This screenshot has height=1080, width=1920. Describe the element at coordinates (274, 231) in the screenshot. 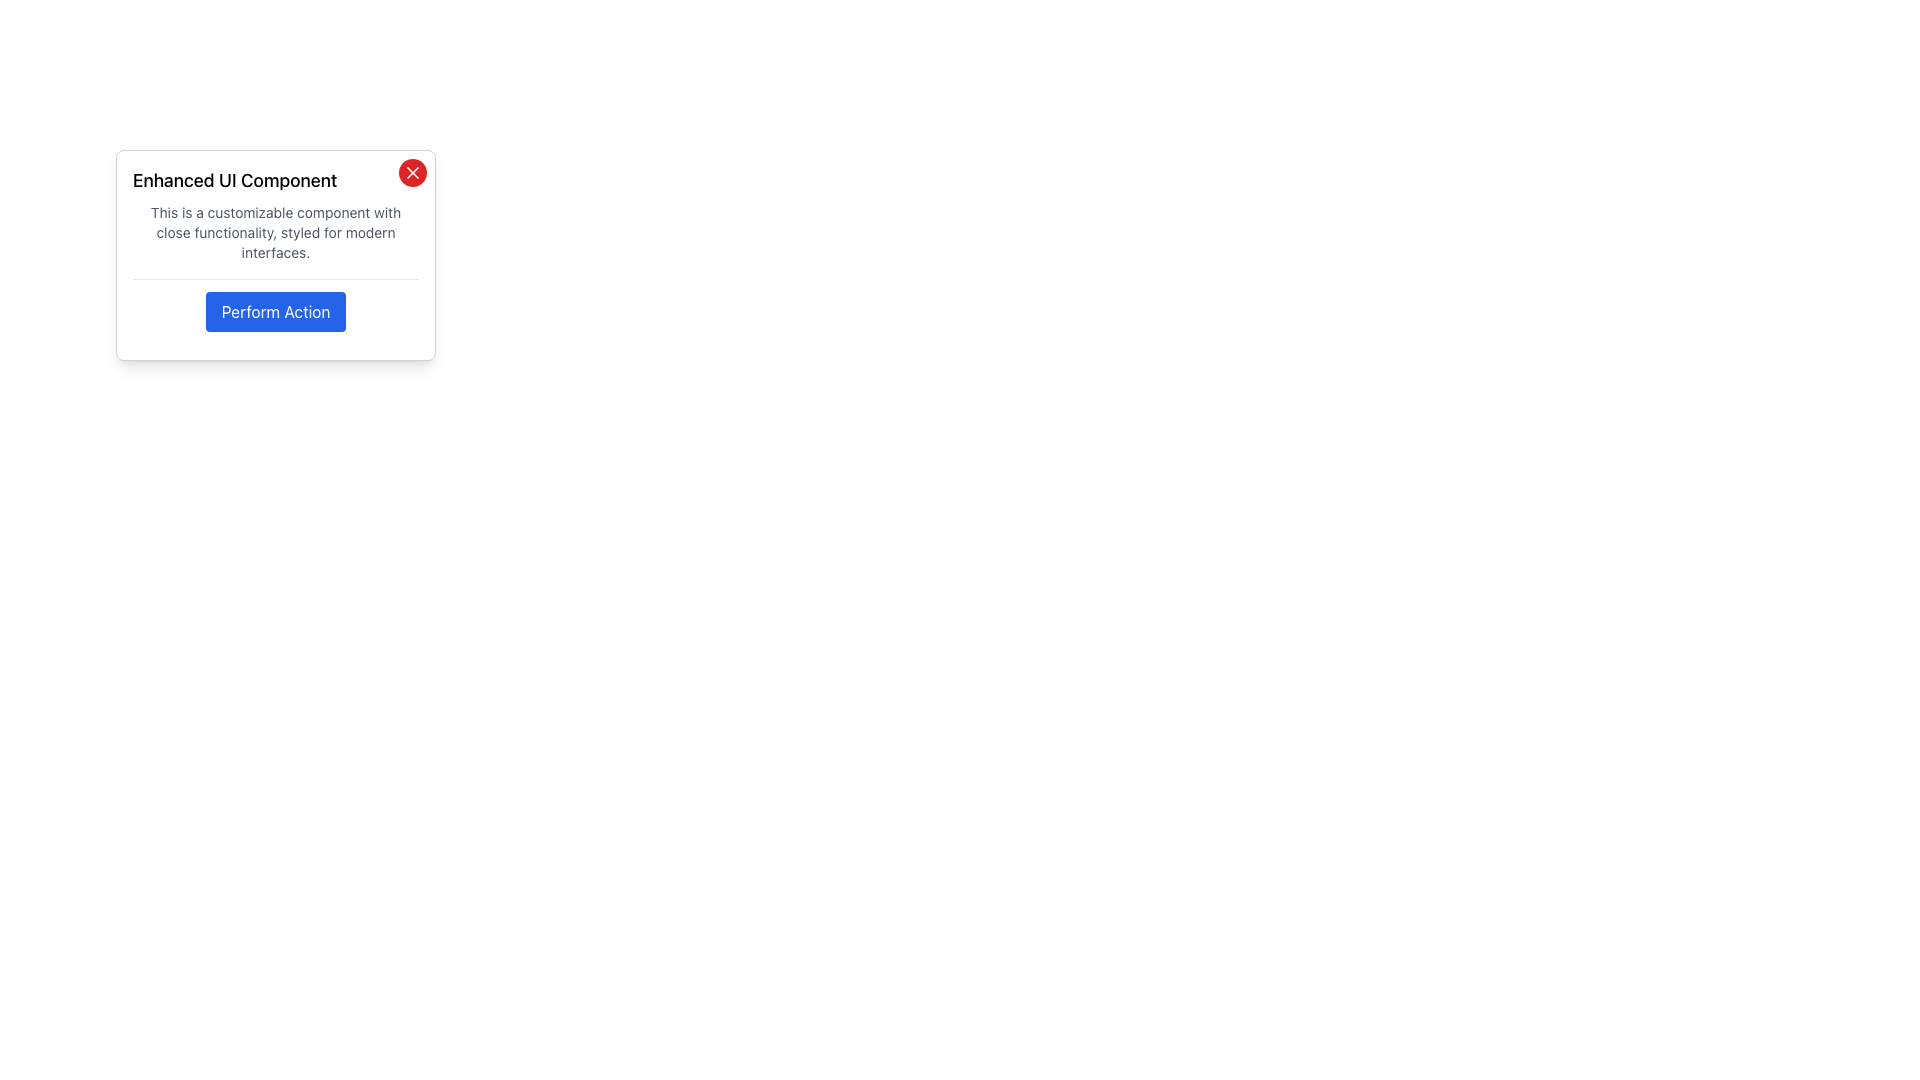

I see `text label that displays 'This is a customizable component with close functionality, styled for modern interfaces.' located within a card-like interface, positioned below the heading 'Enhanced UI Component' and above the button 'Perform Action.'` at that location.